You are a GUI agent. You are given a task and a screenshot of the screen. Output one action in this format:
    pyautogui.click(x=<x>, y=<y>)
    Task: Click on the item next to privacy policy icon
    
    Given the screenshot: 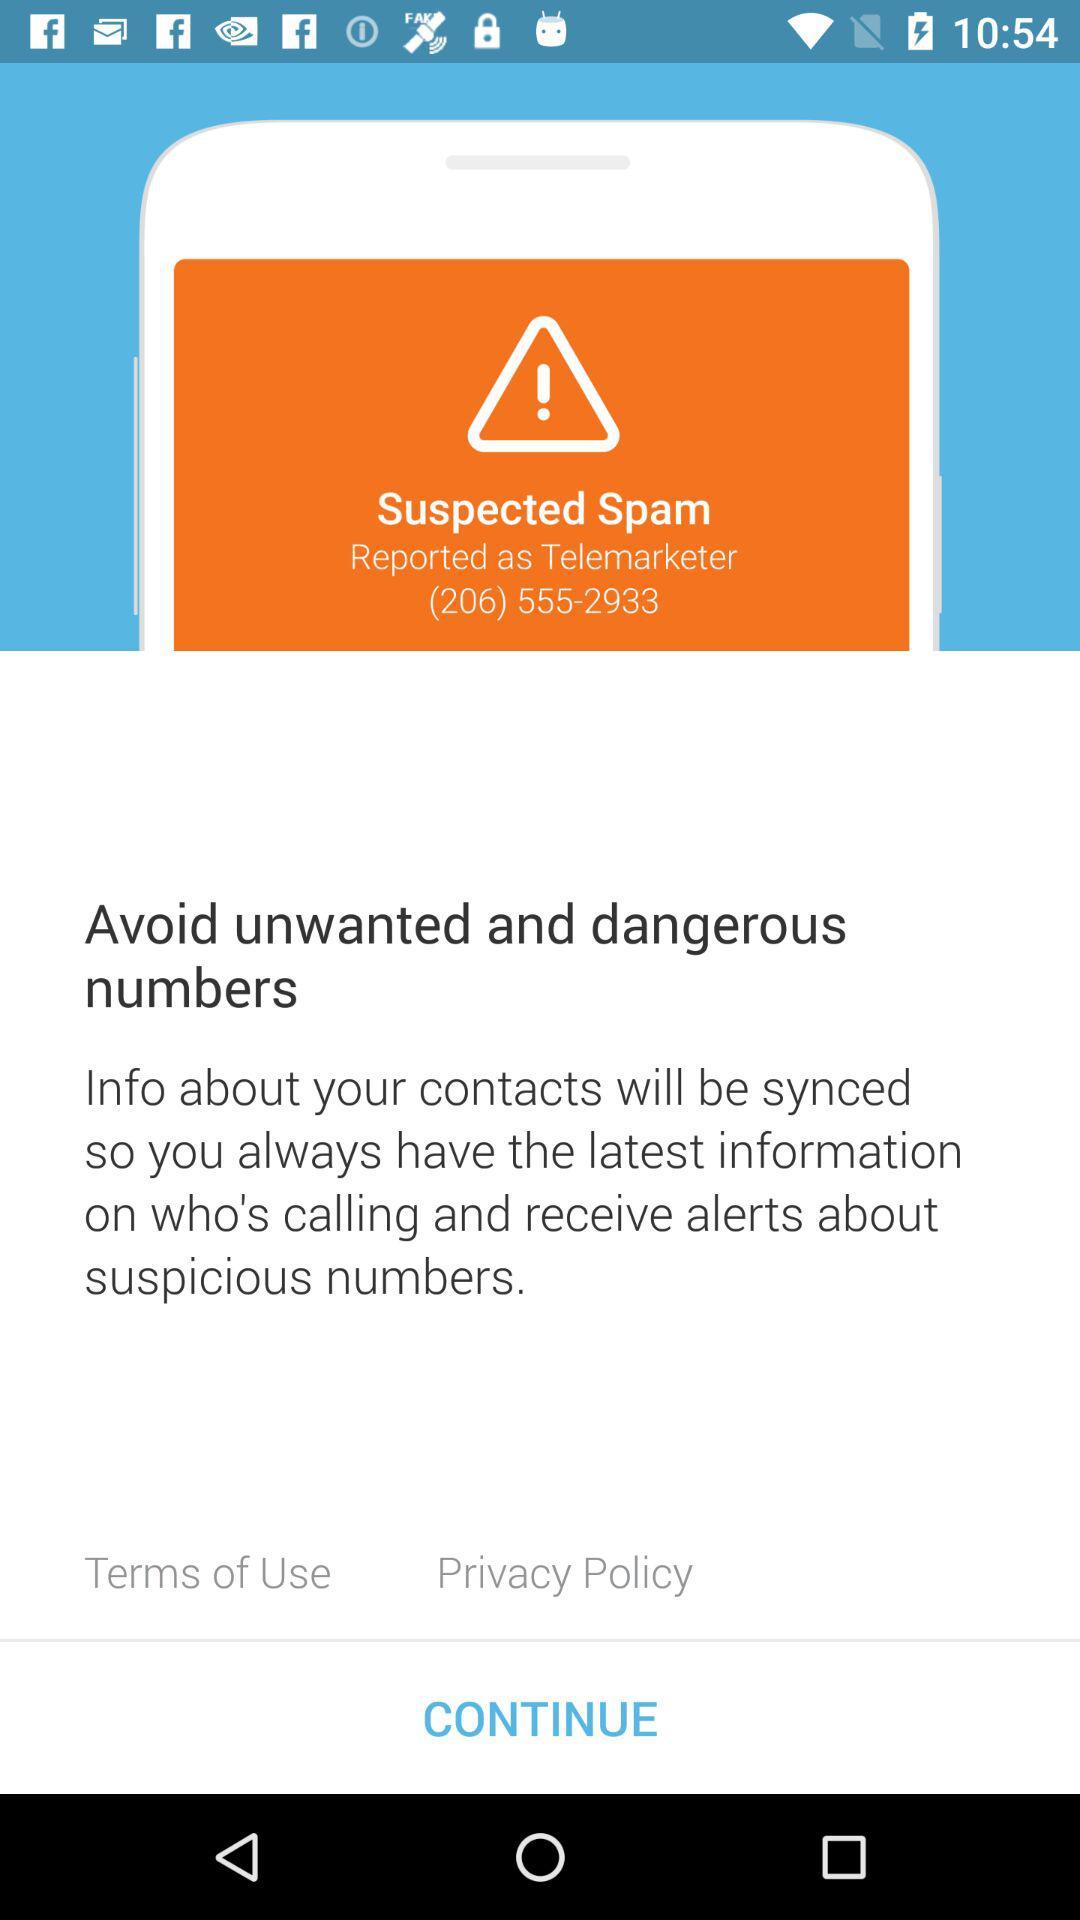 What is the action you would take?
    pyautogui.click(x=207, y=1570)
    